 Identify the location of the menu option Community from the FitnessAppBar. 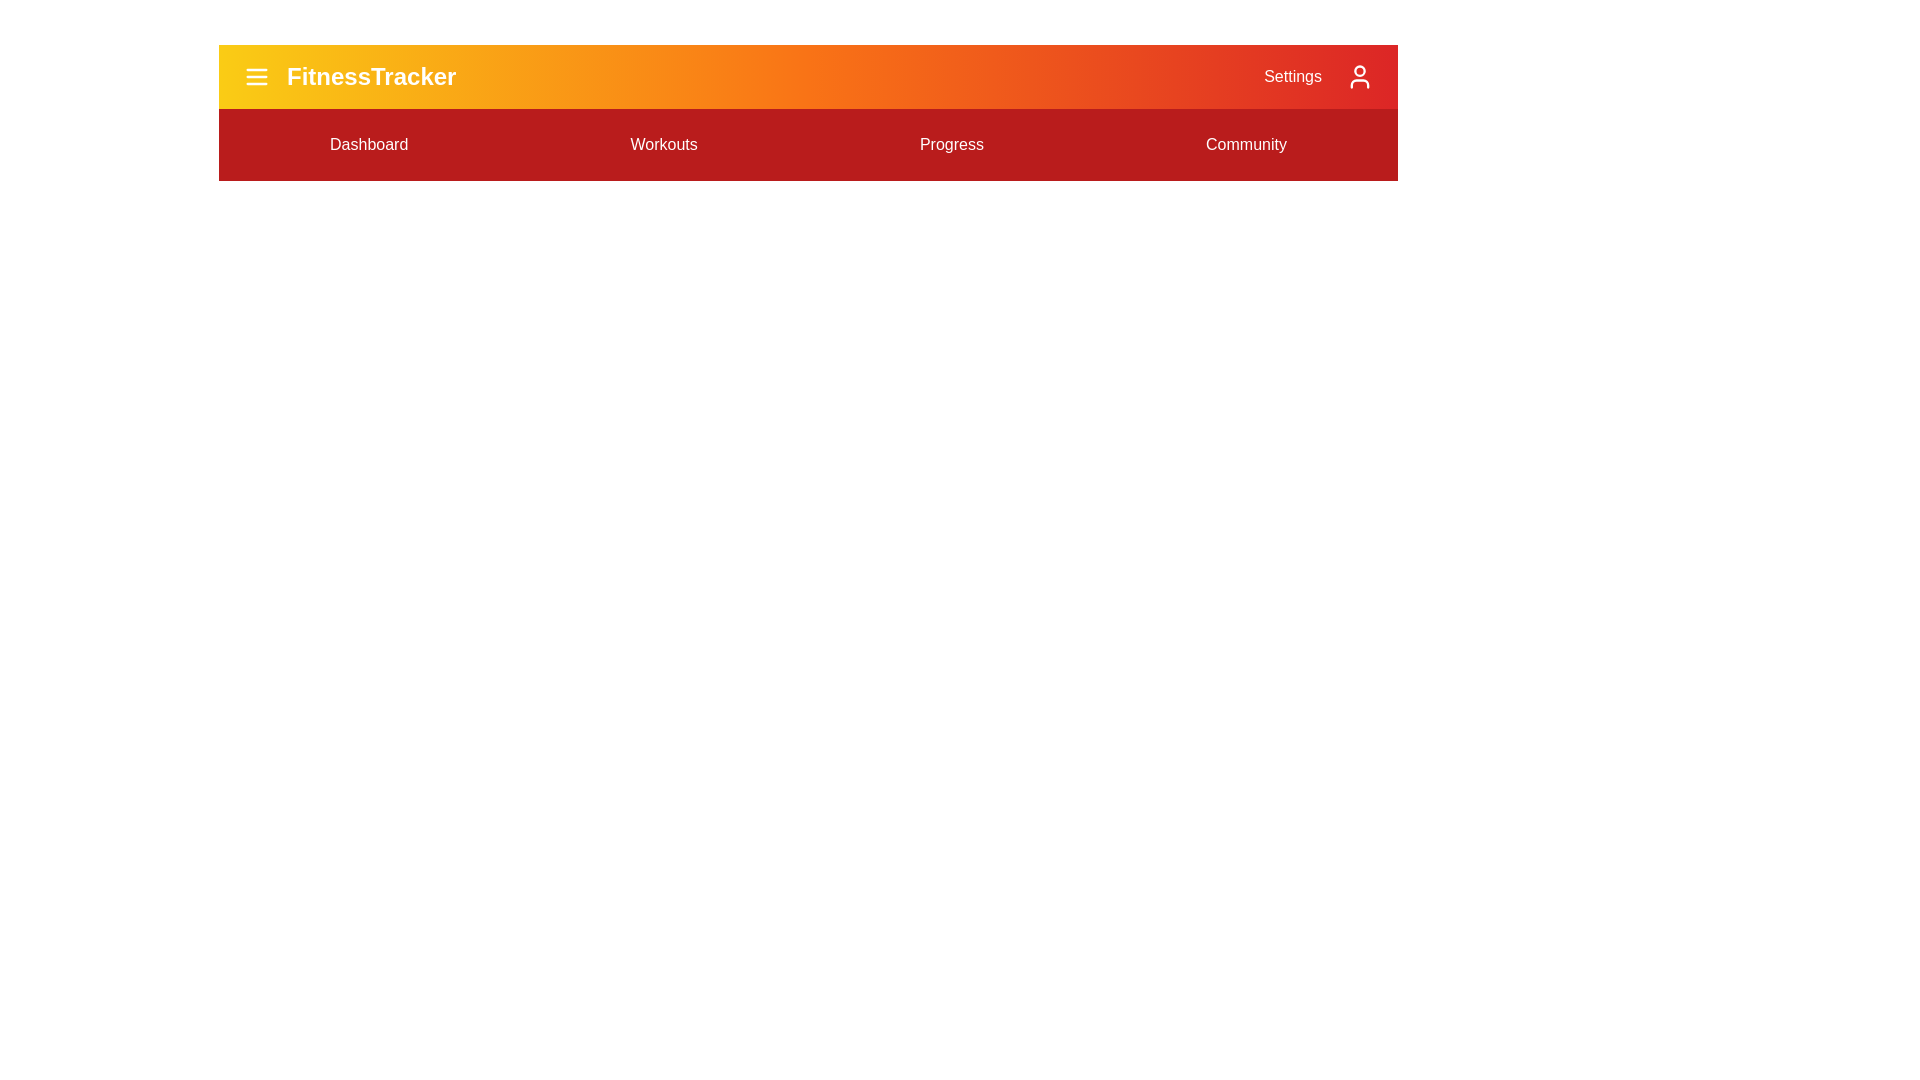
(1245, 144).